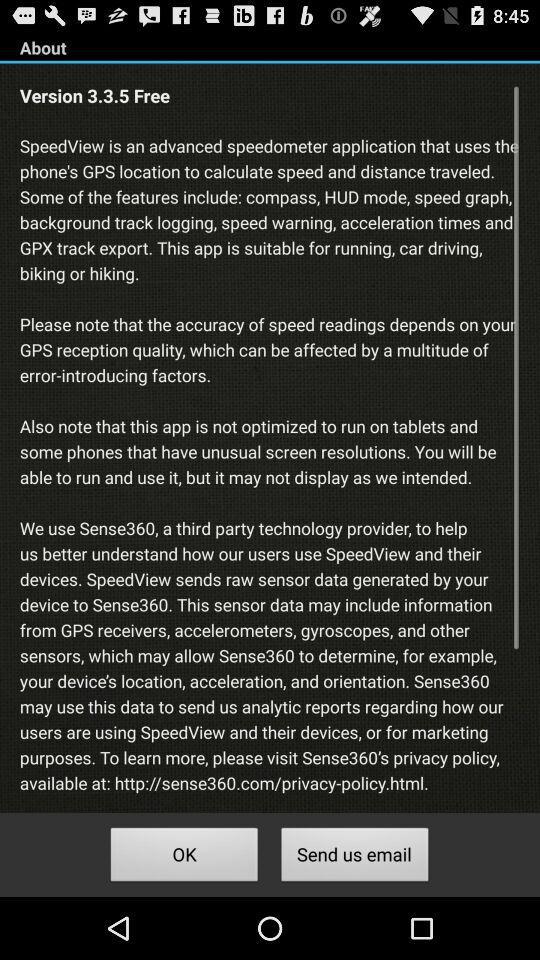 This screenshot has height=960, width=540. I want to click on button next to the send us email button, so click(184, 856).